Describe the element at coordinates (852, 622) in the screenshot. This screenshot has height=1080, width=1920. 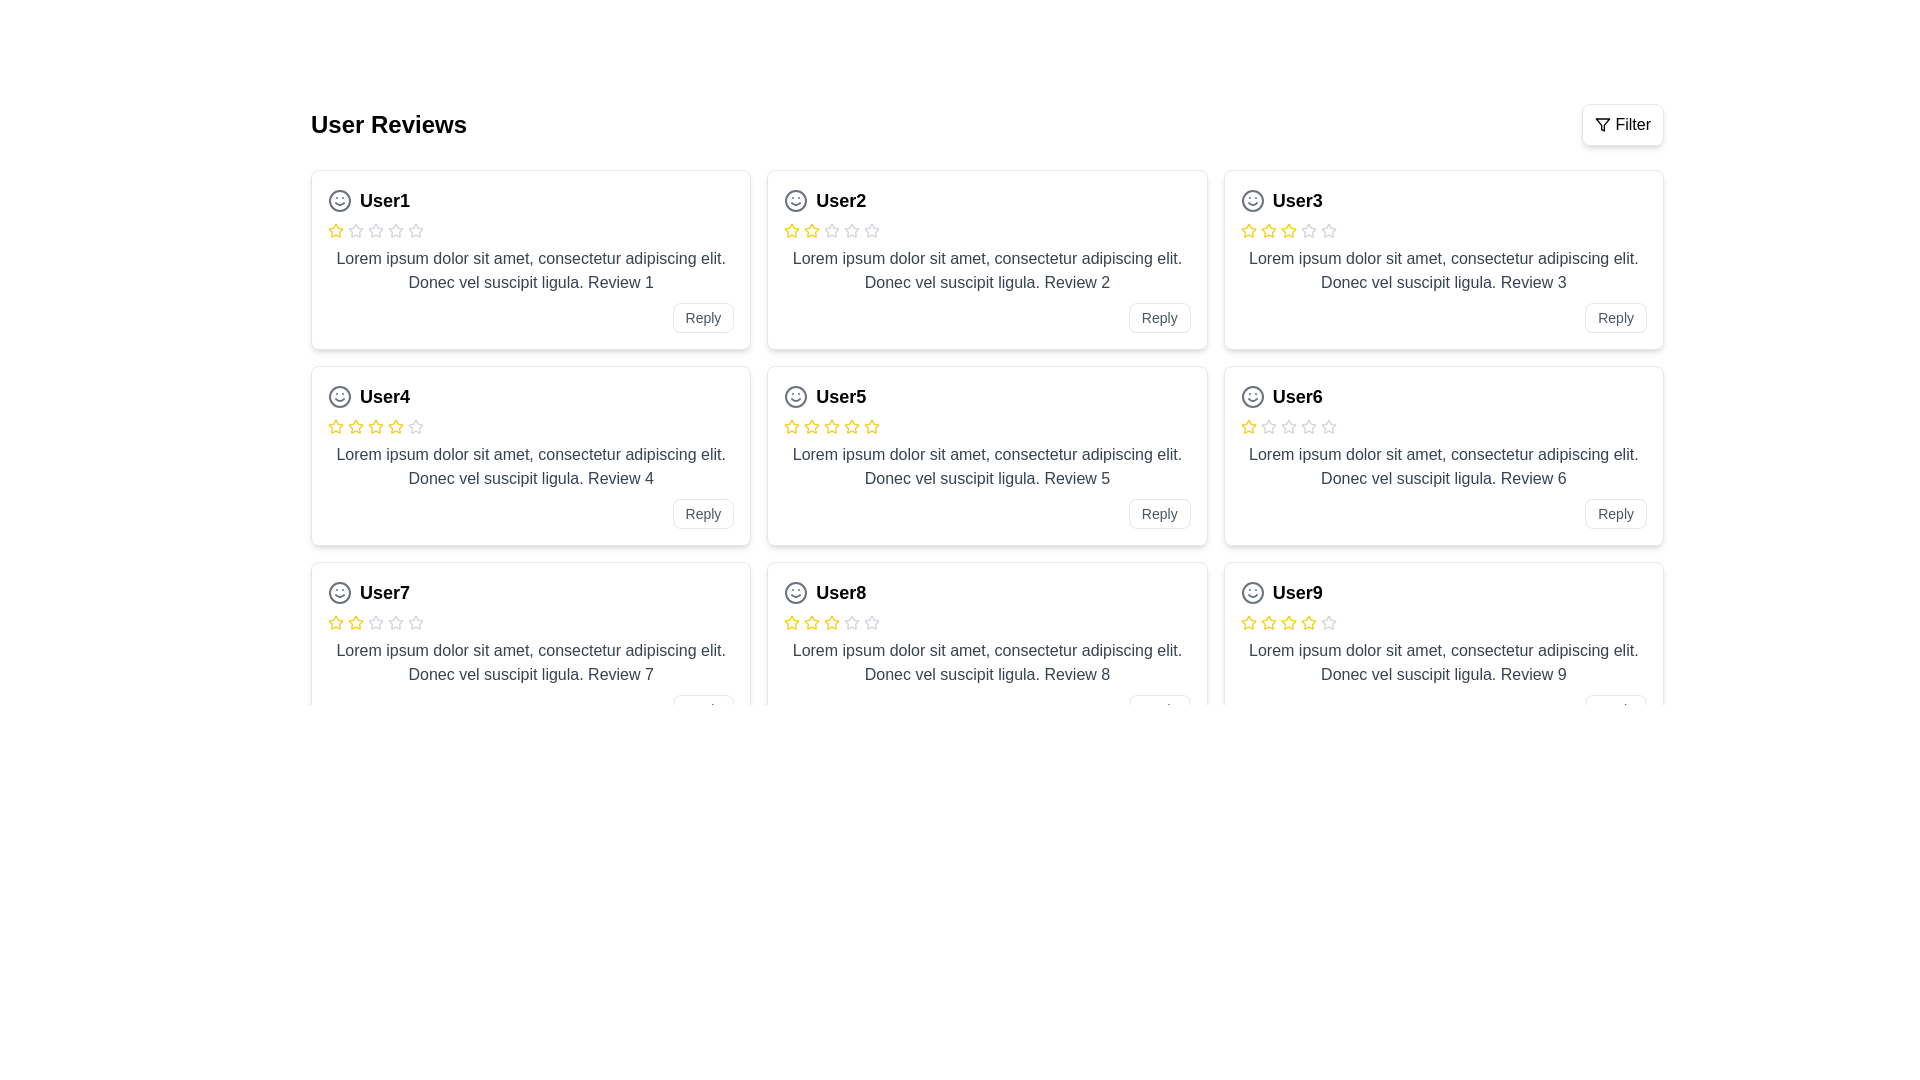
I see `the sixth star in the horizontal sequence of rating stars under the heading 'User8' in the review card grid` at that location.